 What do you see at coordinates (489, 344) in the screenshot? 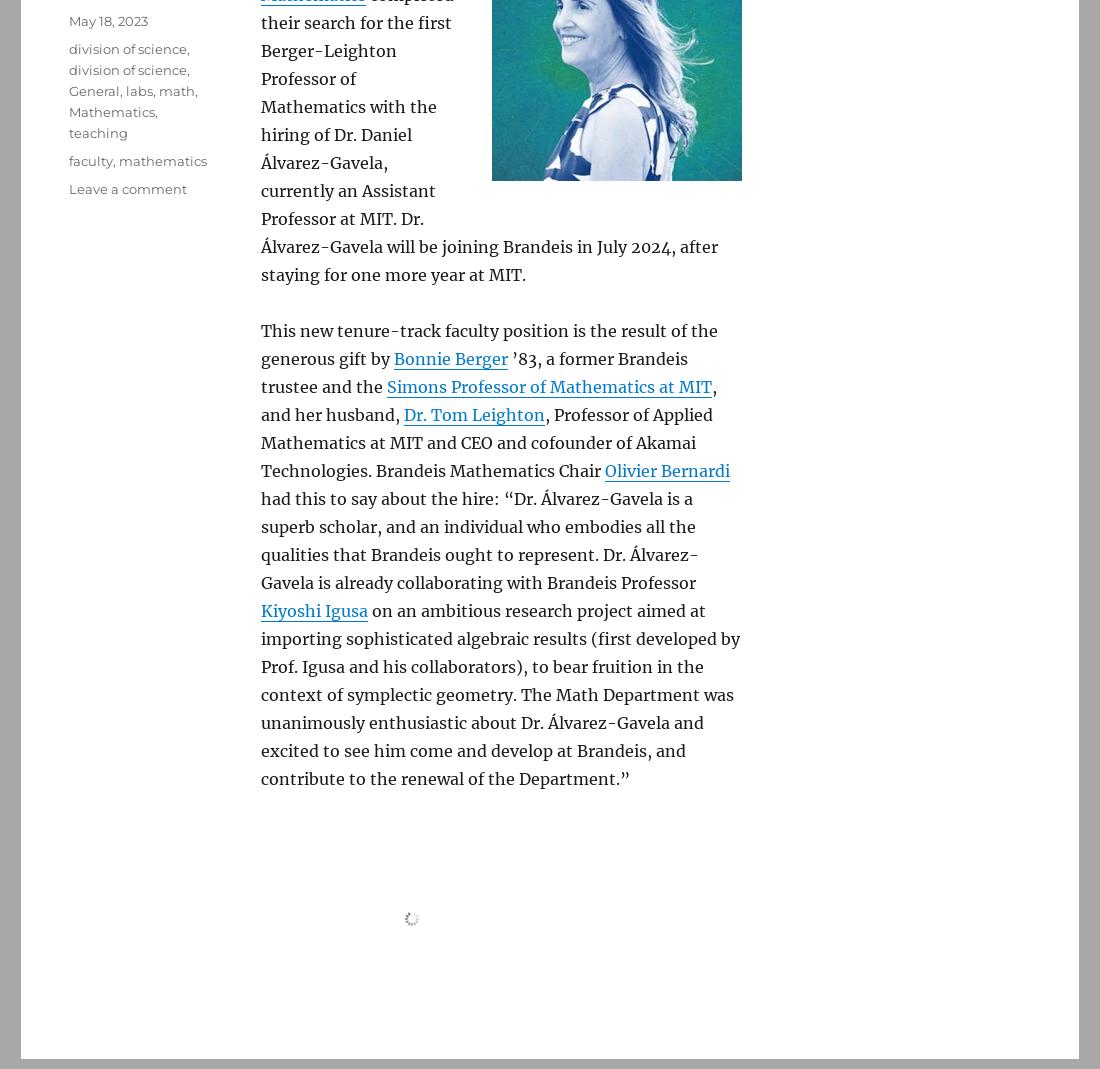
I see `'This new tenure-track faculty position is the result of the generous gift by'` at bounding box center [489, 344].